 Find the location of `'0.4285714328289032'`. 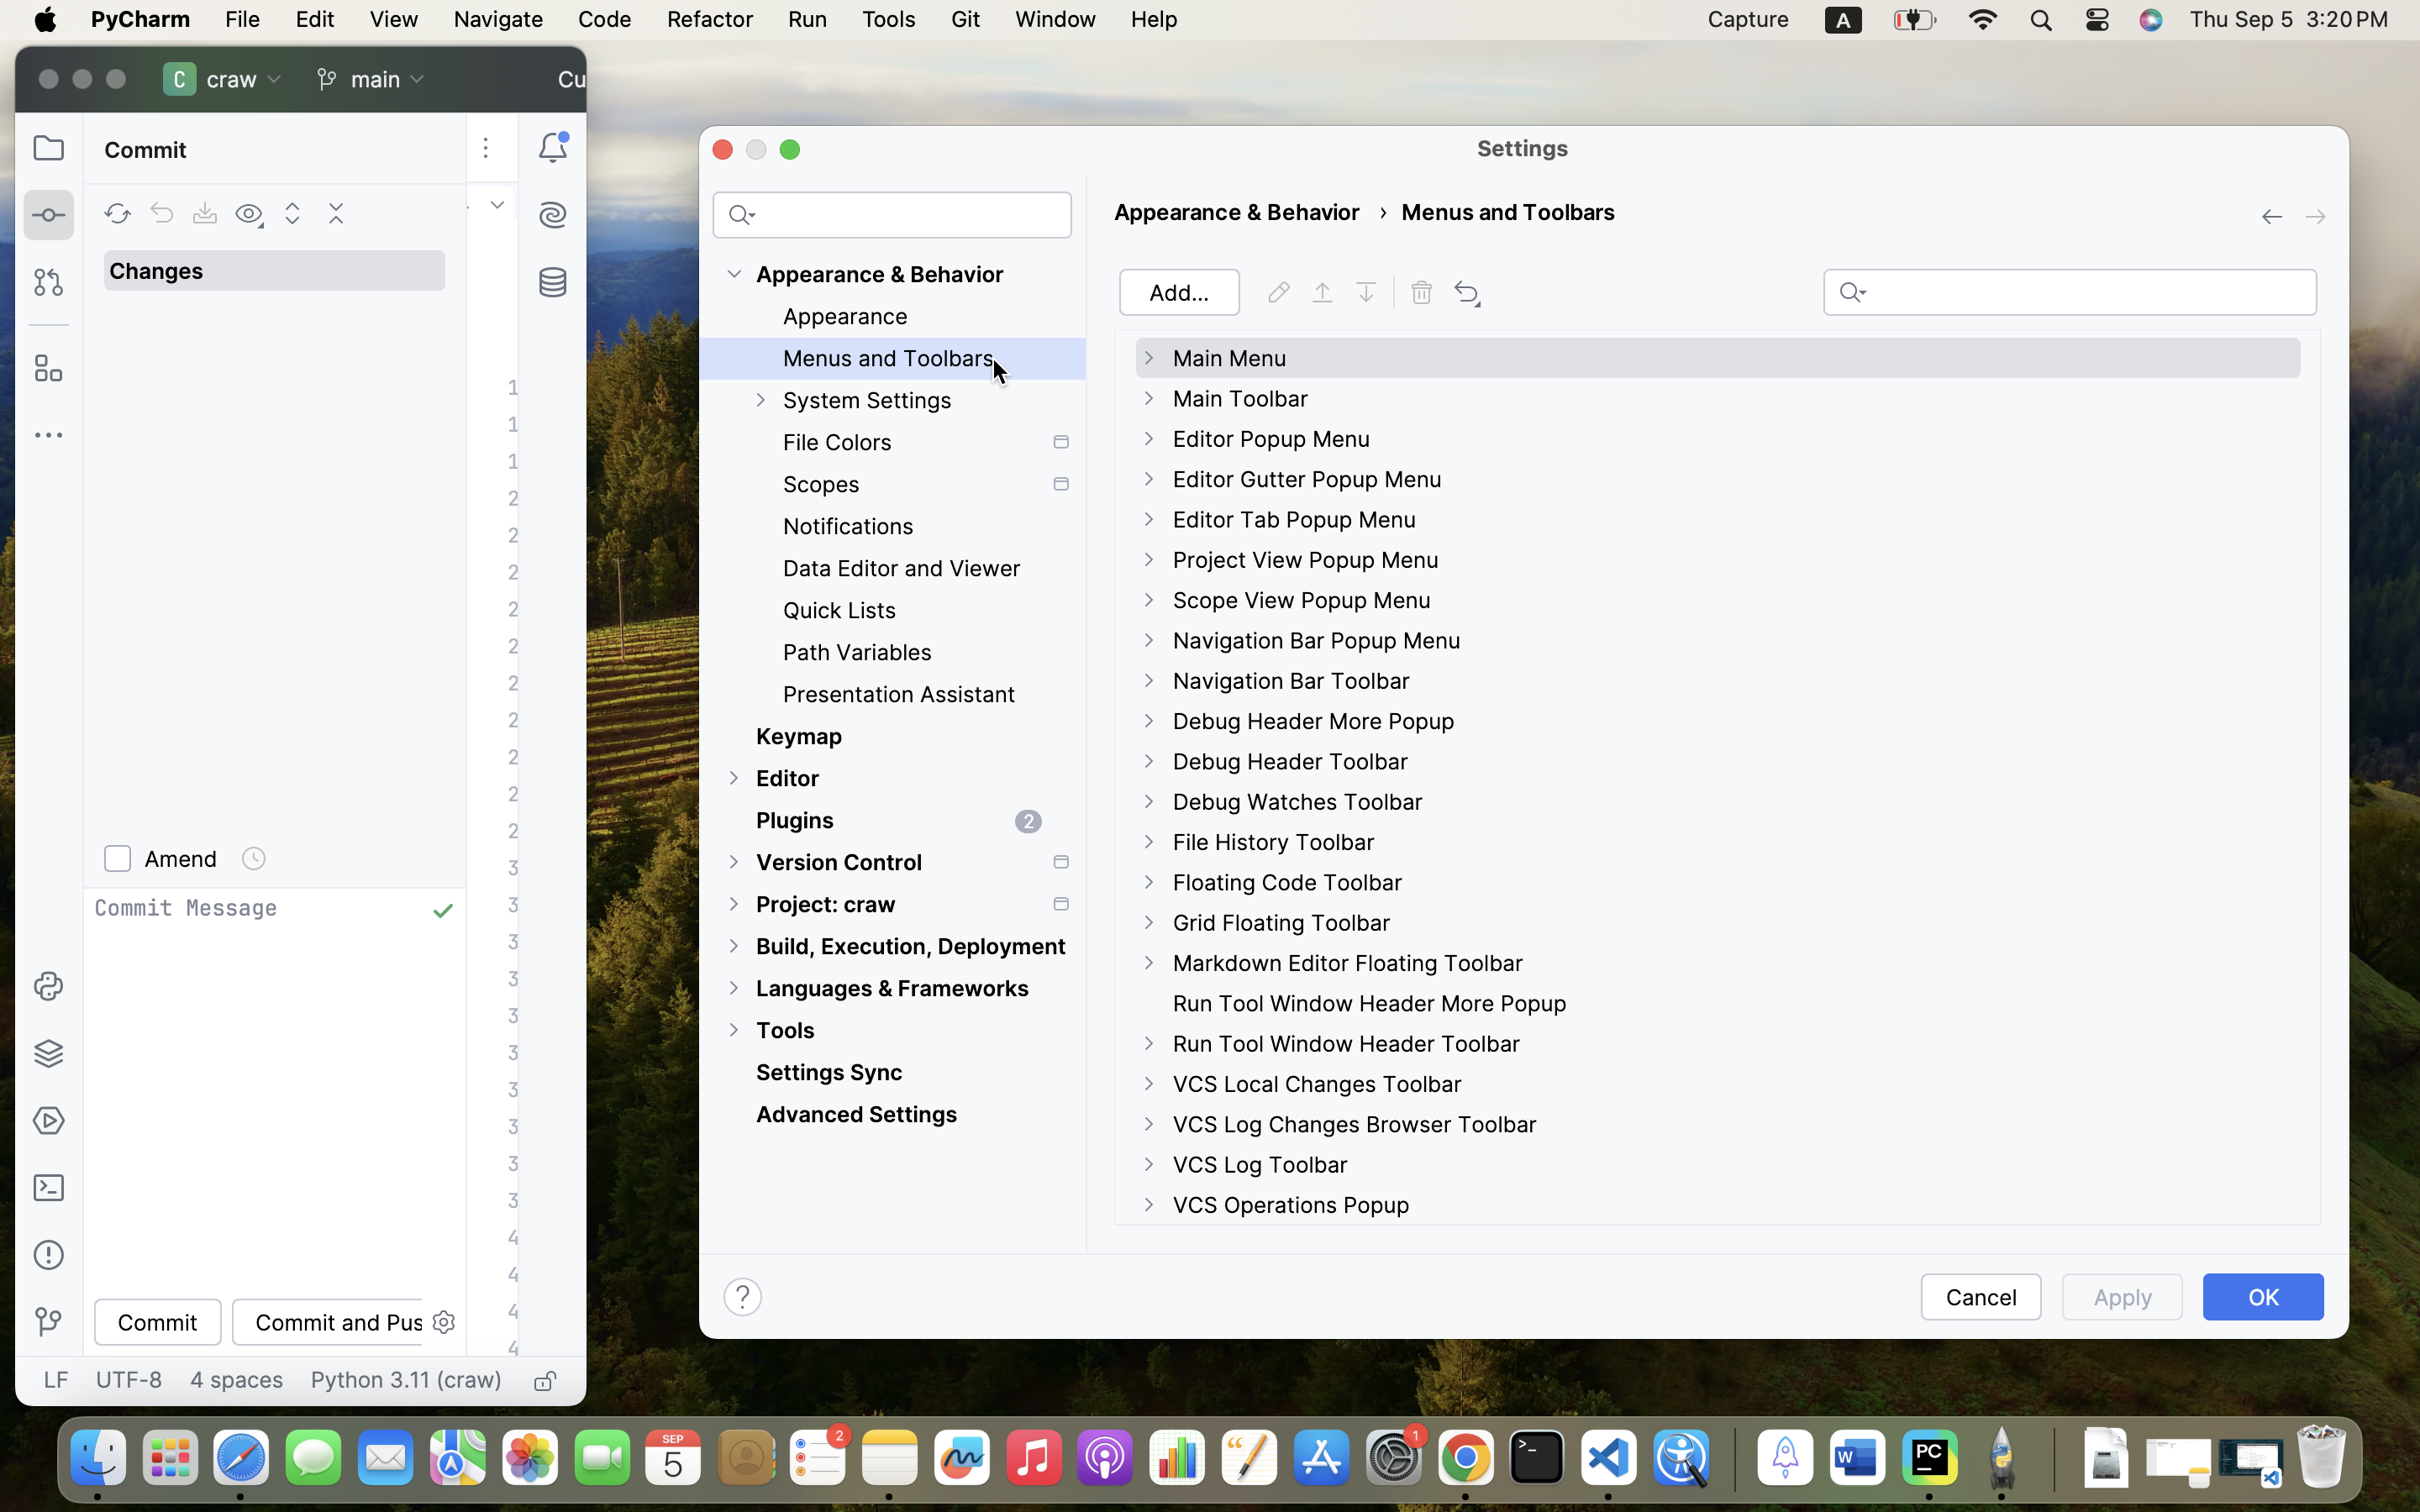

'0.4285714328289032' is located at coordinates (1730, 1458).